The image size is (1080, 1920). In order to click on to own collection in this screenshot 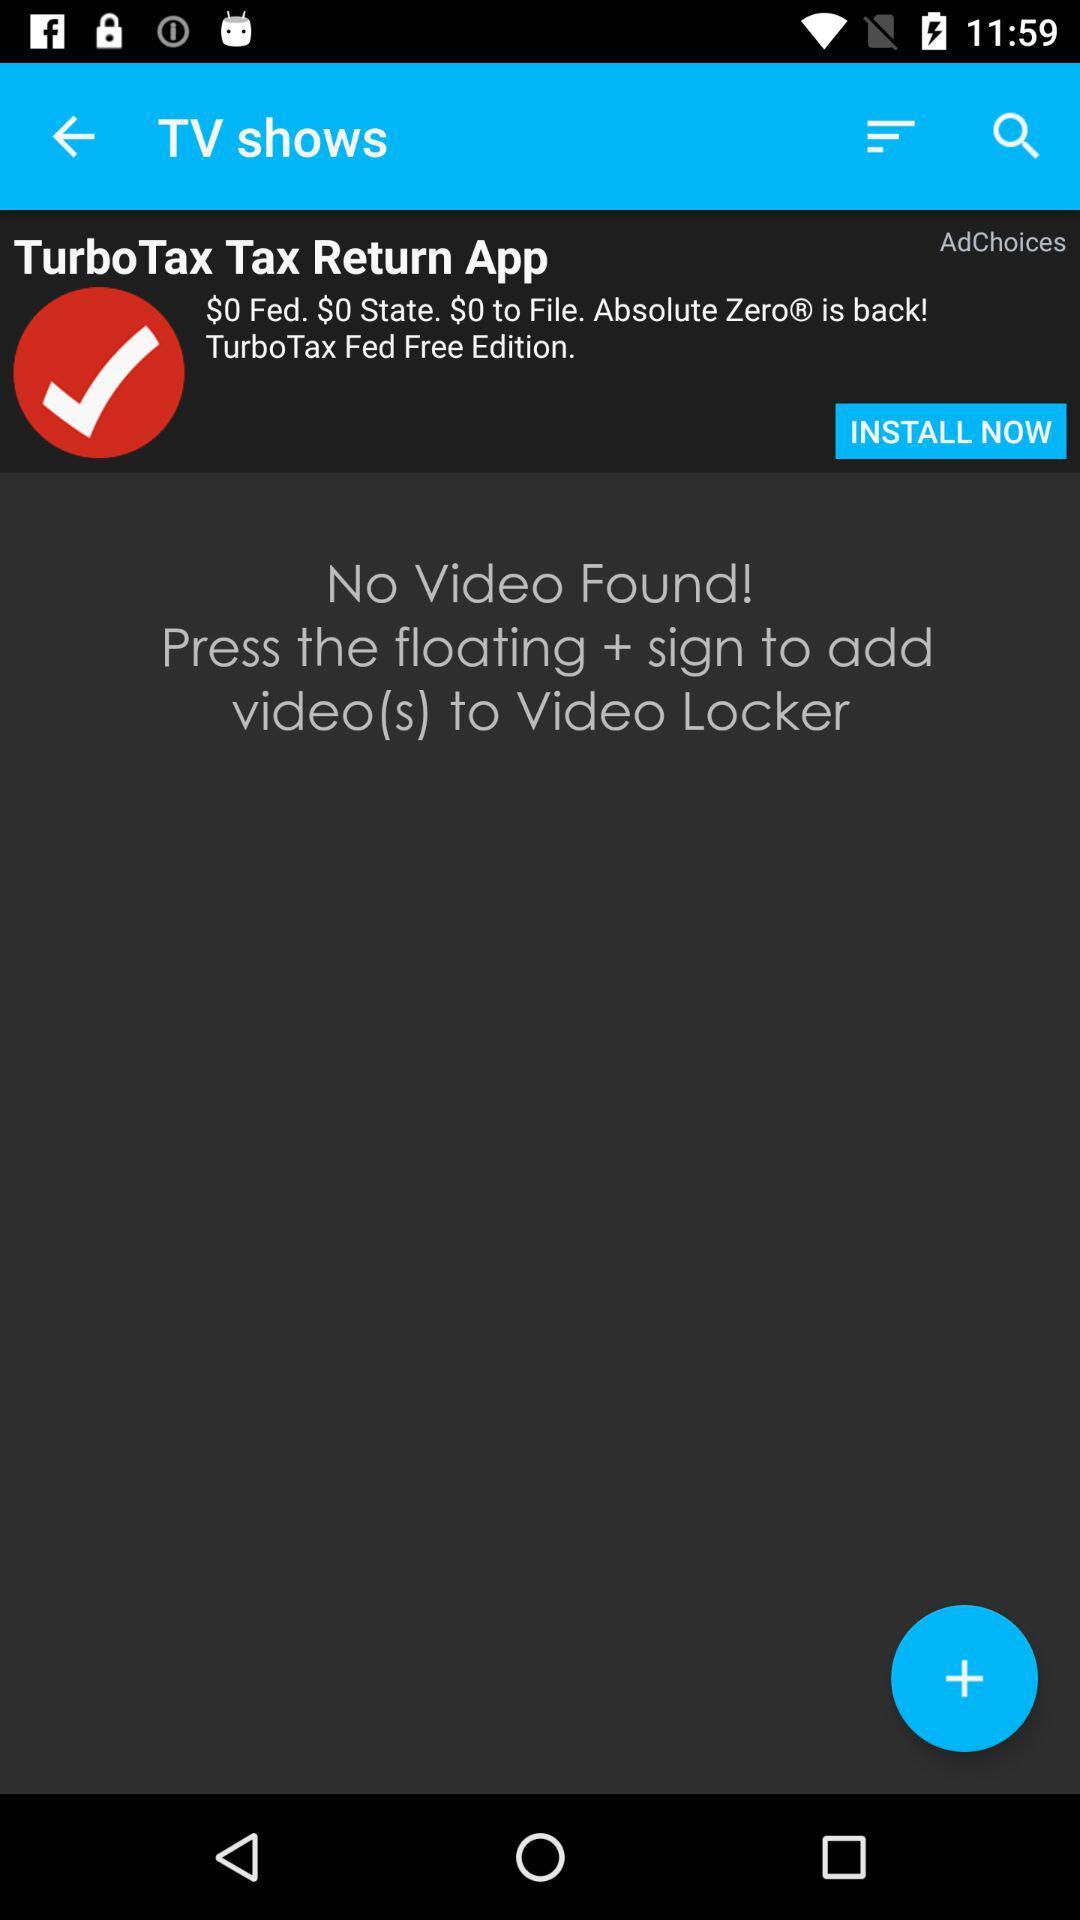, I will do `click(963, 1678)`.